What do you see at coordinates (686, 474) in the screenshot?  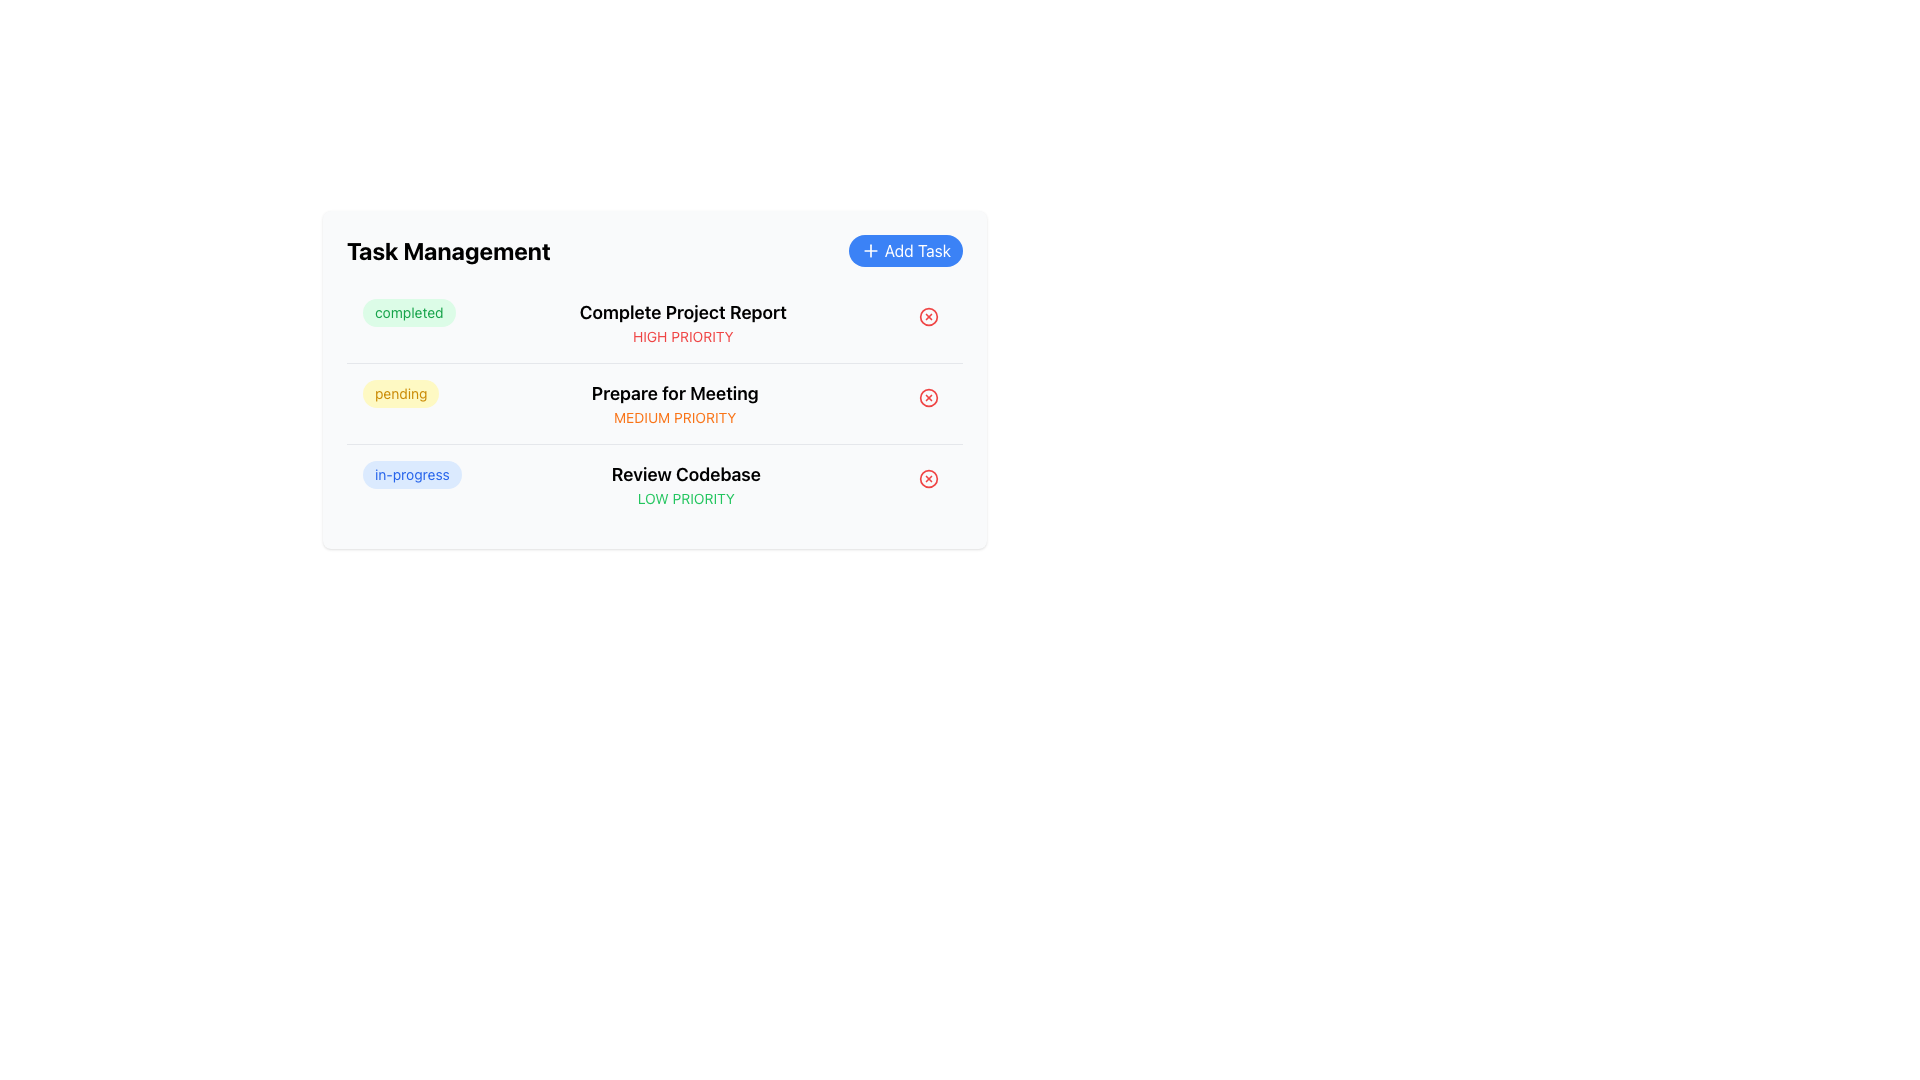 I see `the text label reading 'Review Codebase' which is bold and larger in font size` at bounding box center [686, 474].